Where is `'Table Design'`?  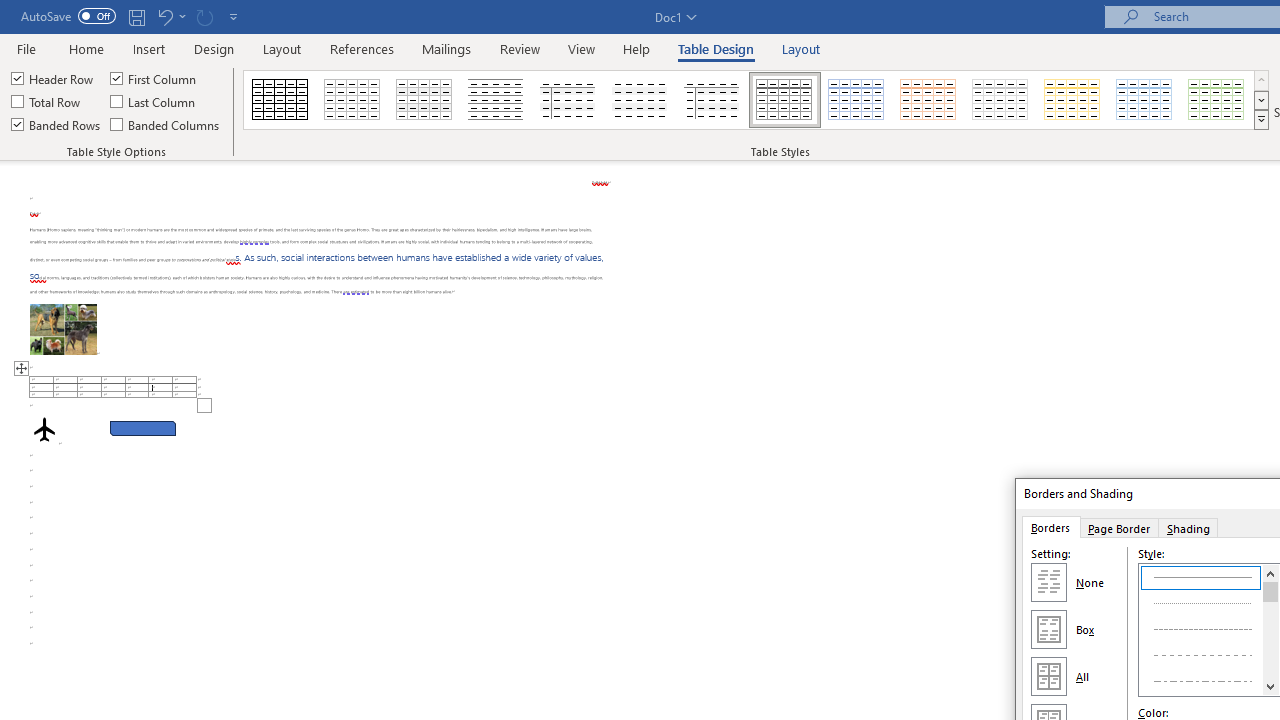
'Table Design' is located at coordinates (716, 48).